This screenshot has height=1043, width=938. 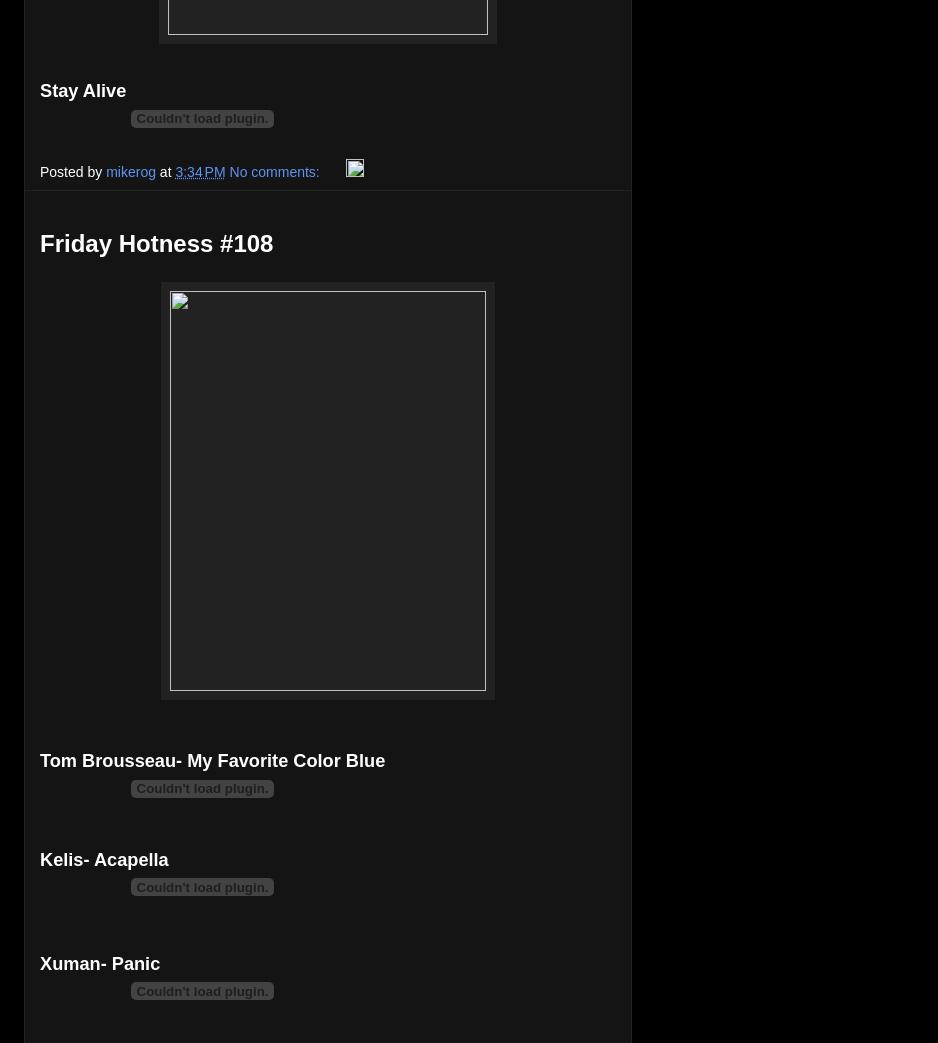 I want to click on 'Stay Alive', so click(x=83, y=90).